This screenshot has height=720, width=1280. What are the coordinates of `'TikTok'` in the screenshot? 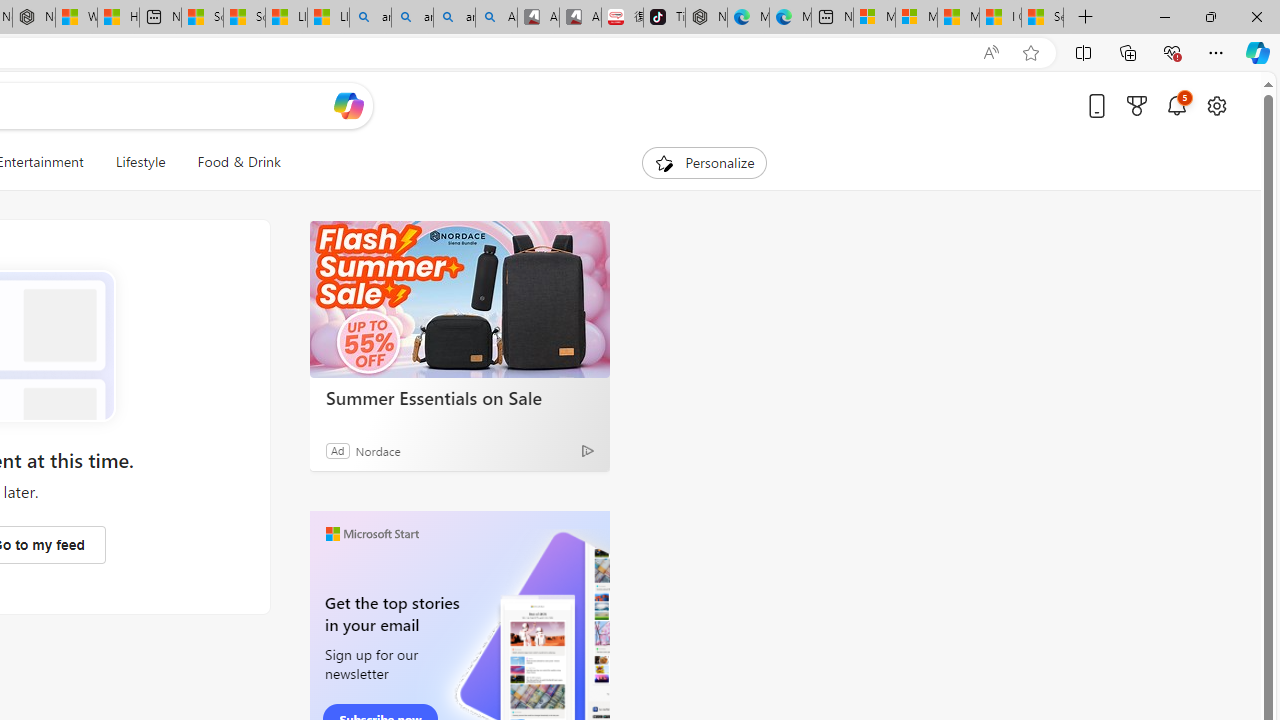 It's located at (664, 17).